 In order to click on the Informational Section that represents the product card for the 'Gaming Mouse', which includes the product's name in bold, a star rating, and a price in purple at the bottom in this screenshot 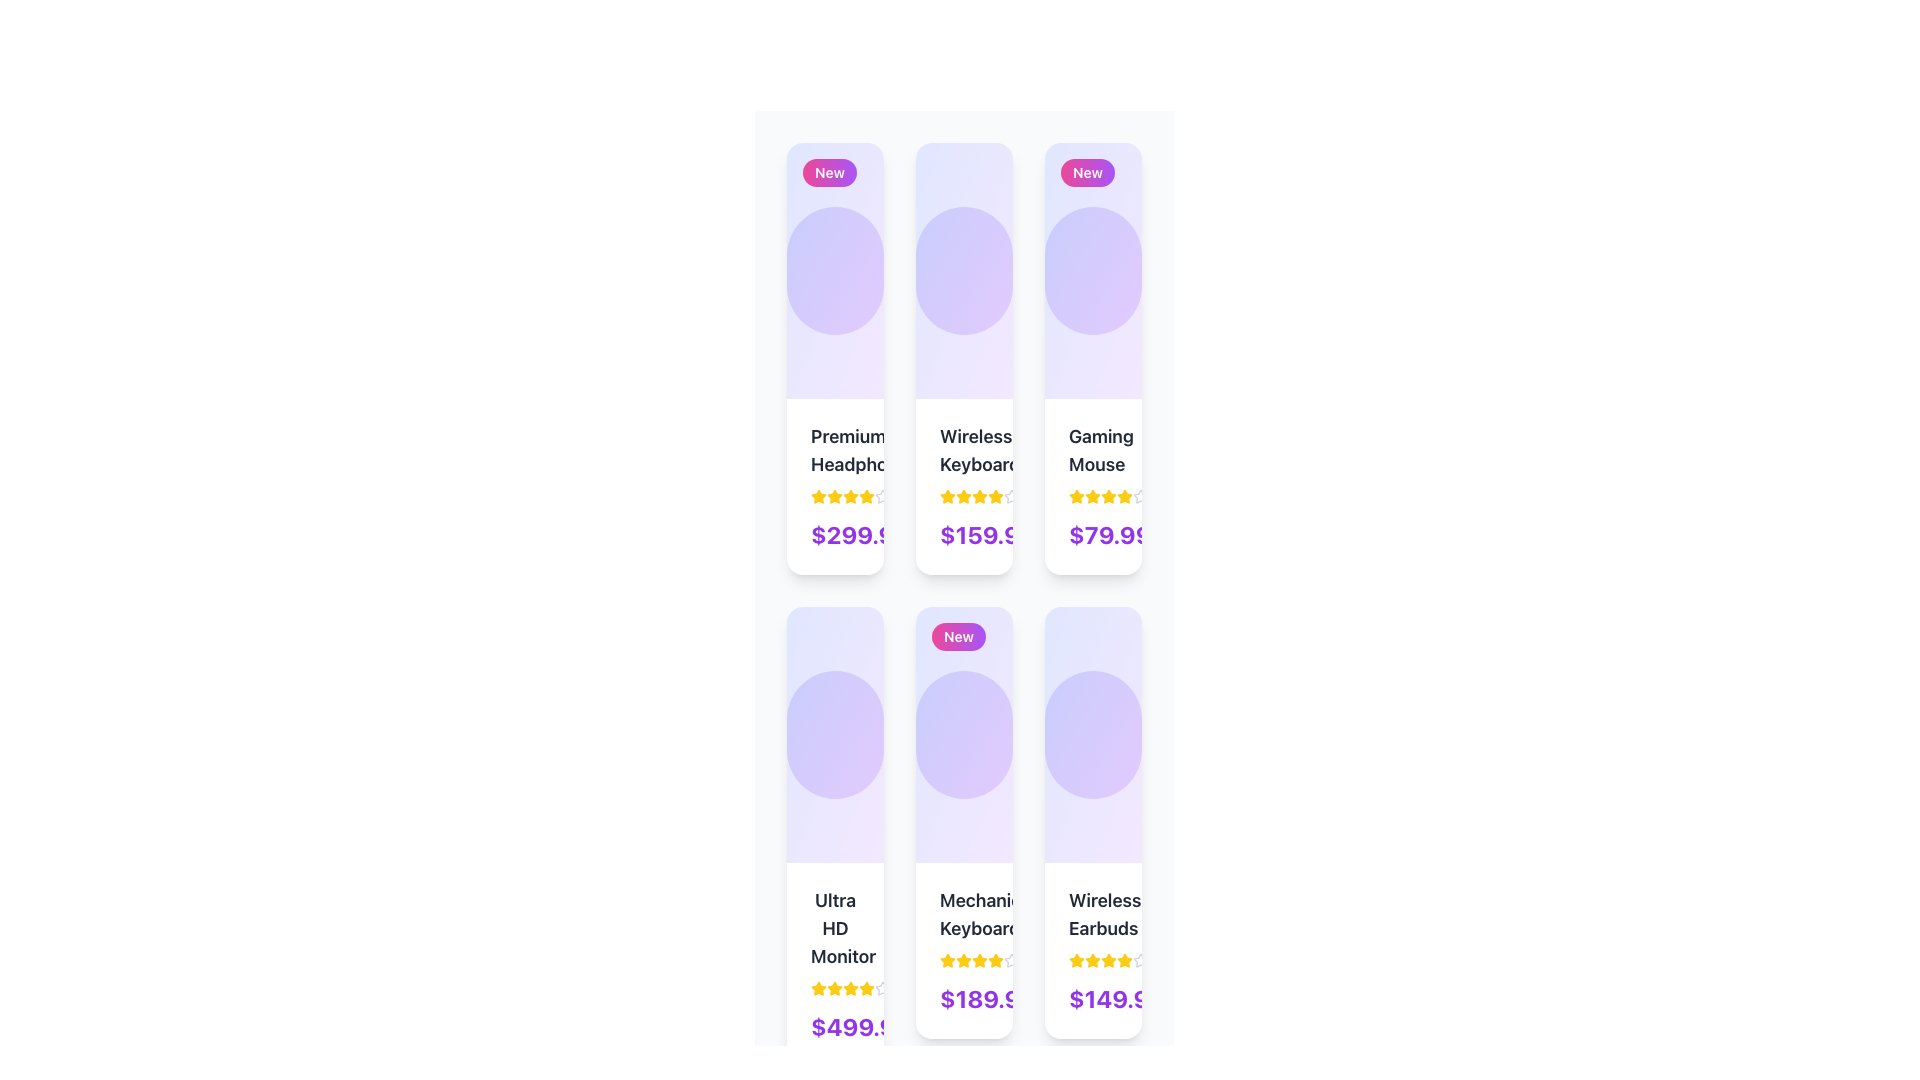, I will do `click(1092, 486)`.